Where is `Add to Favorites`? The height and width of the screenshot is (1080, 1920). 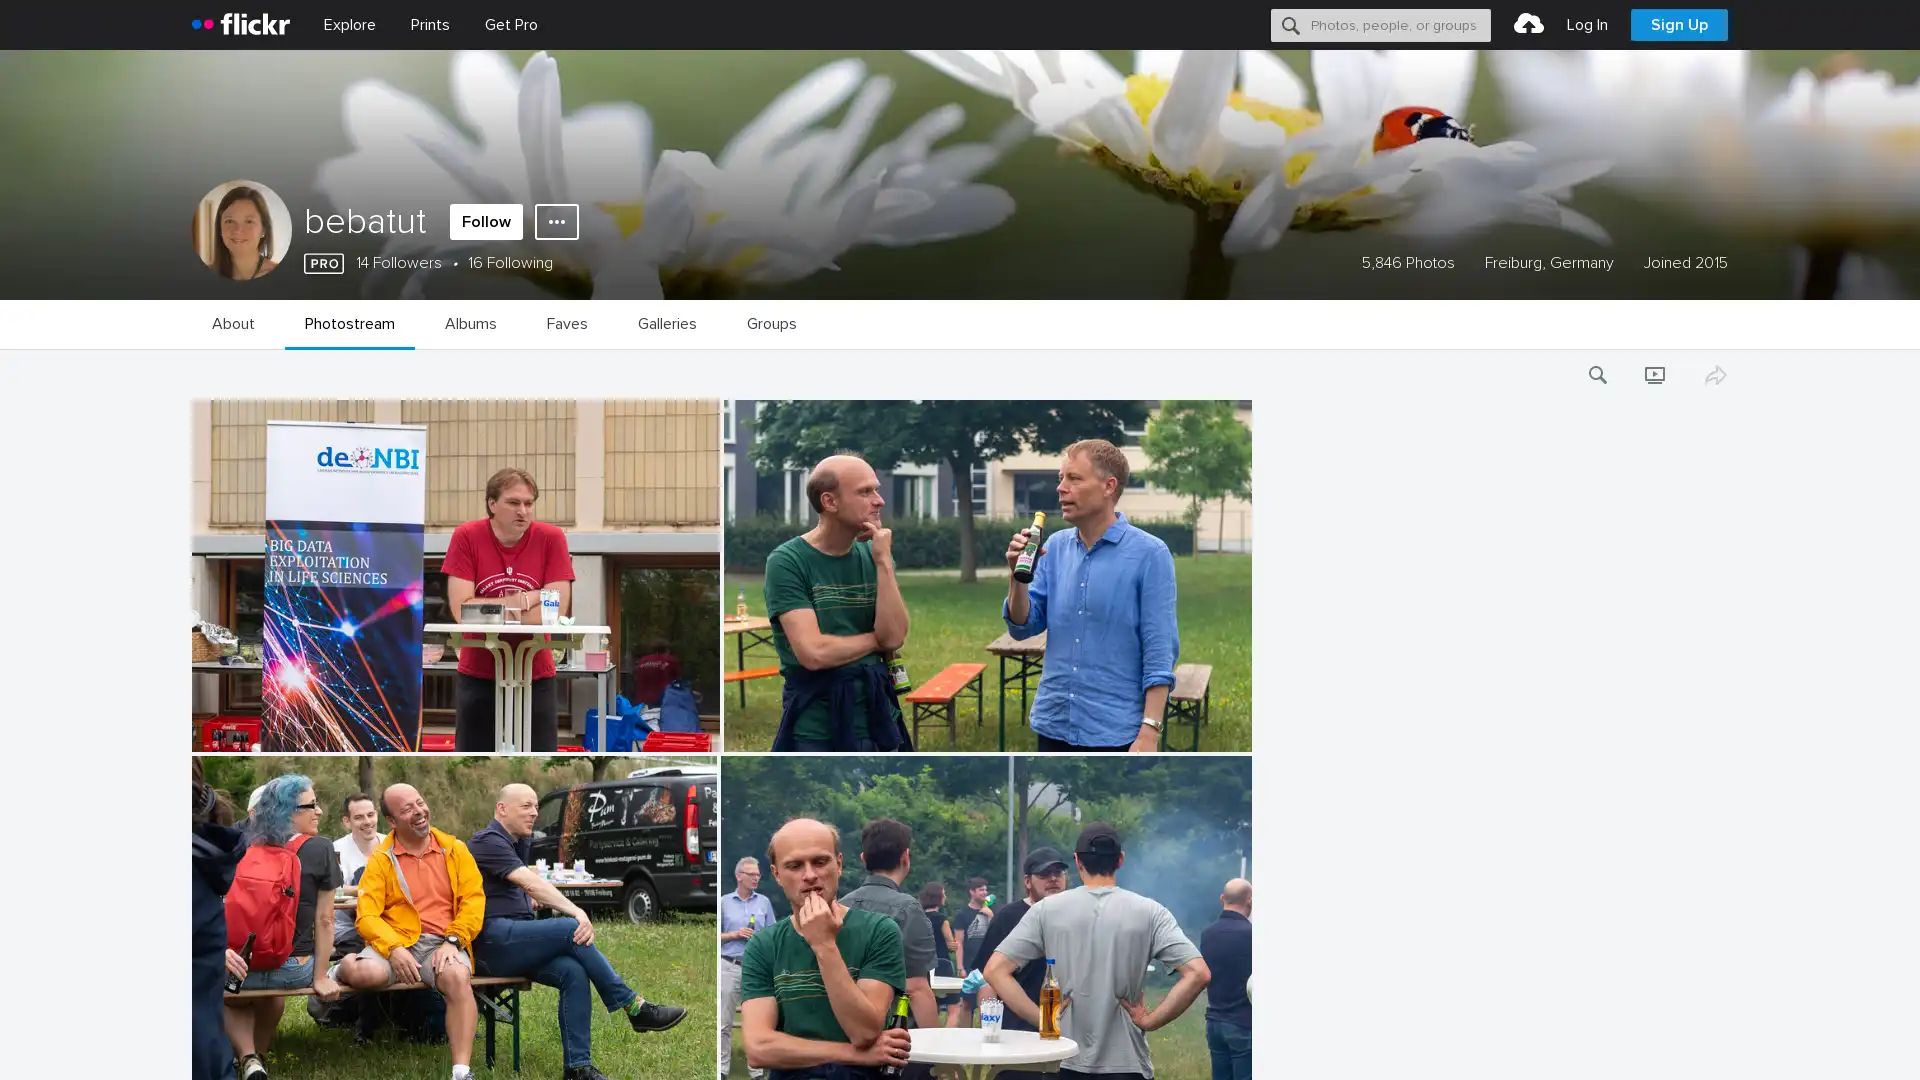
Add to Favorites is located at coordinates (1170, 724).